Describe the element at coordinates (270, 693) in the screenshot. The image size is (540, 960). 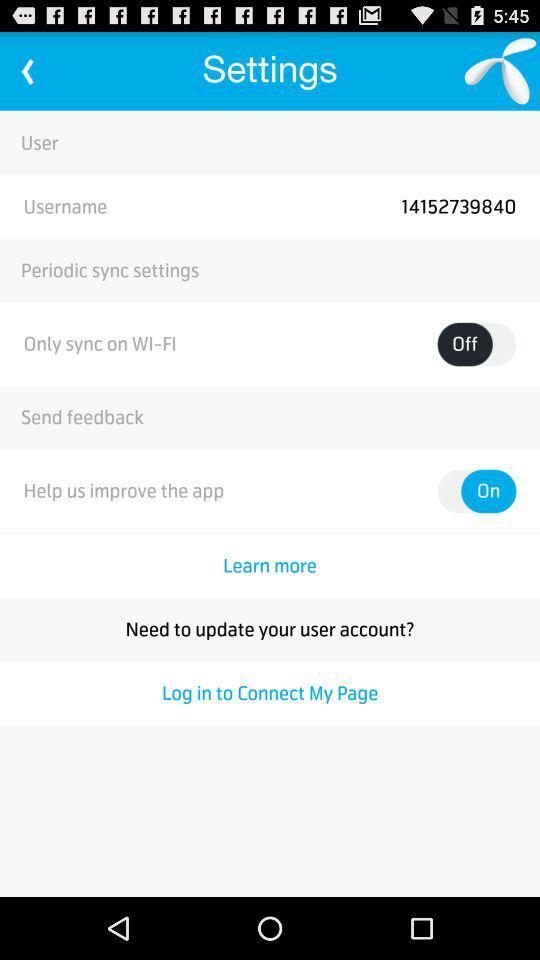
I see `icon at the bottom` at that location.